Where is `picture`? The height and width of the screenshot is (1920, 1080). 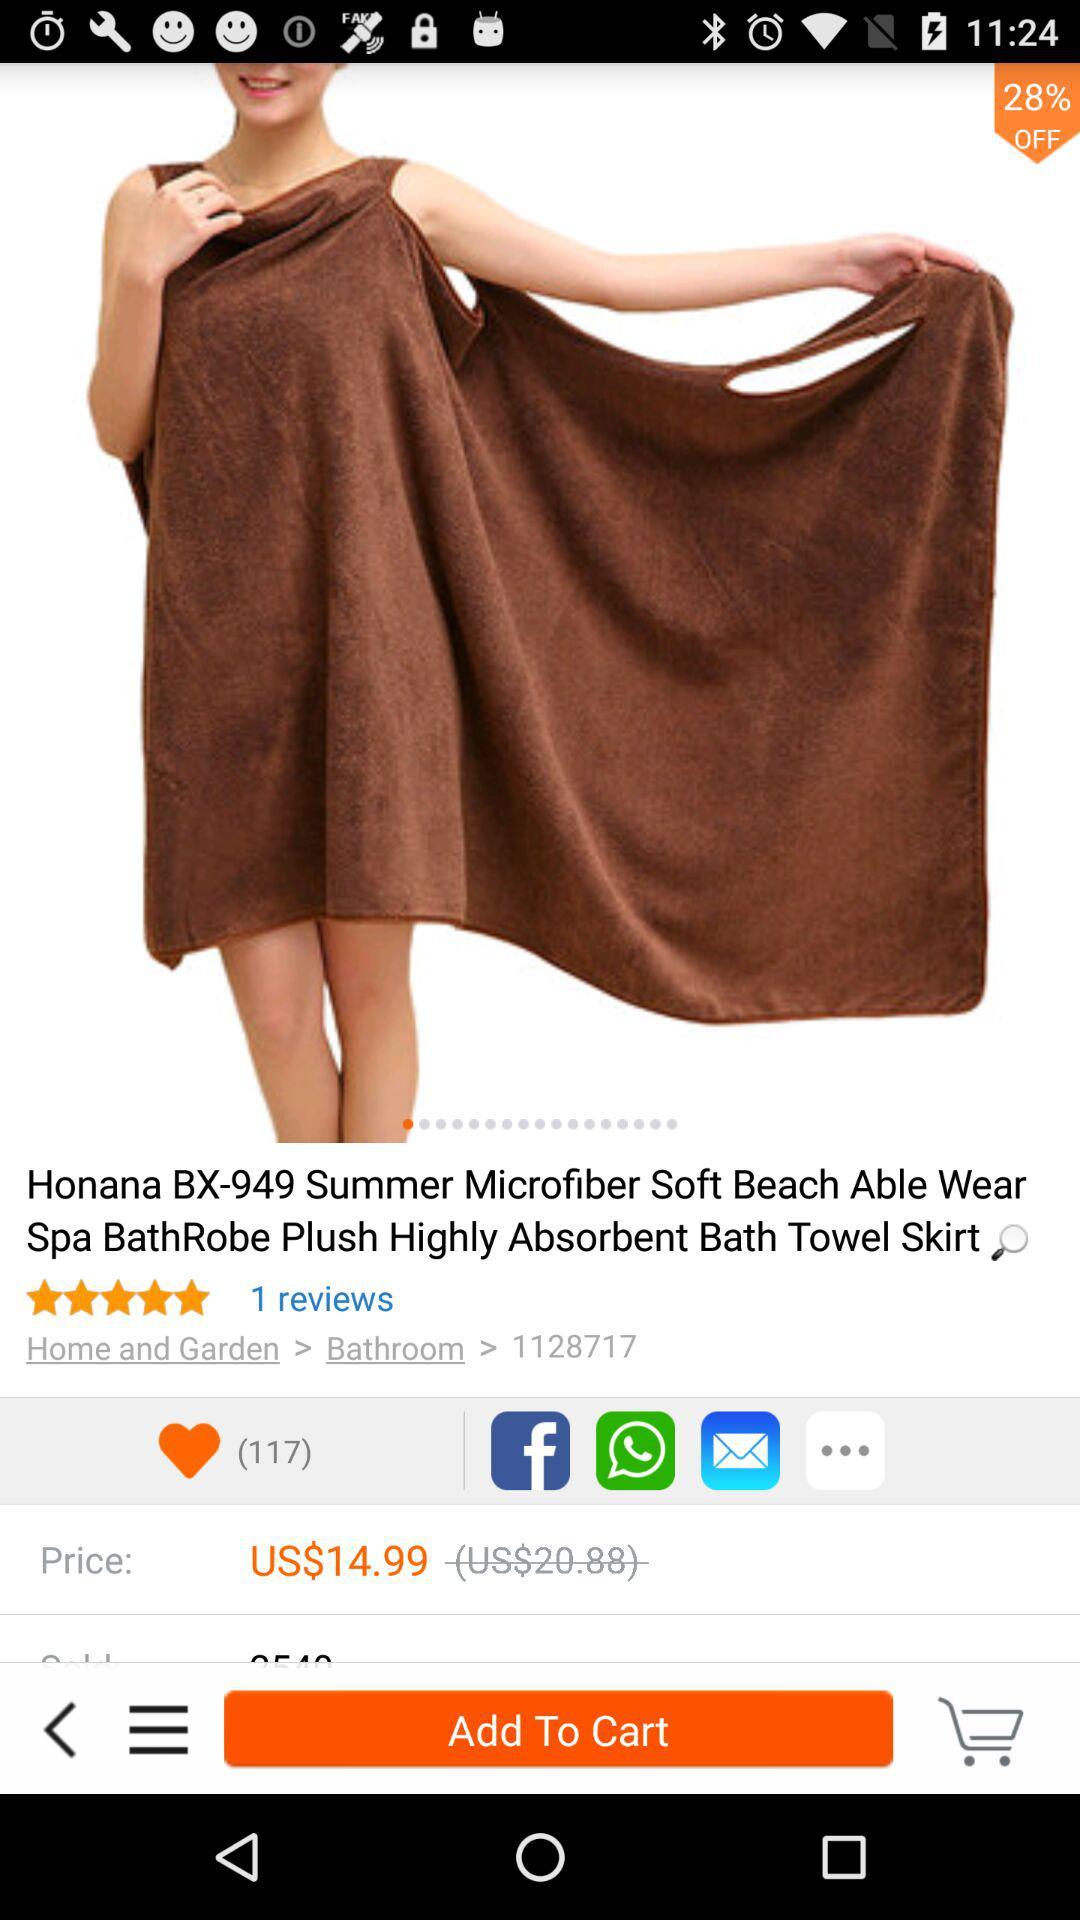
picture is located at coordinates (522, 1124).